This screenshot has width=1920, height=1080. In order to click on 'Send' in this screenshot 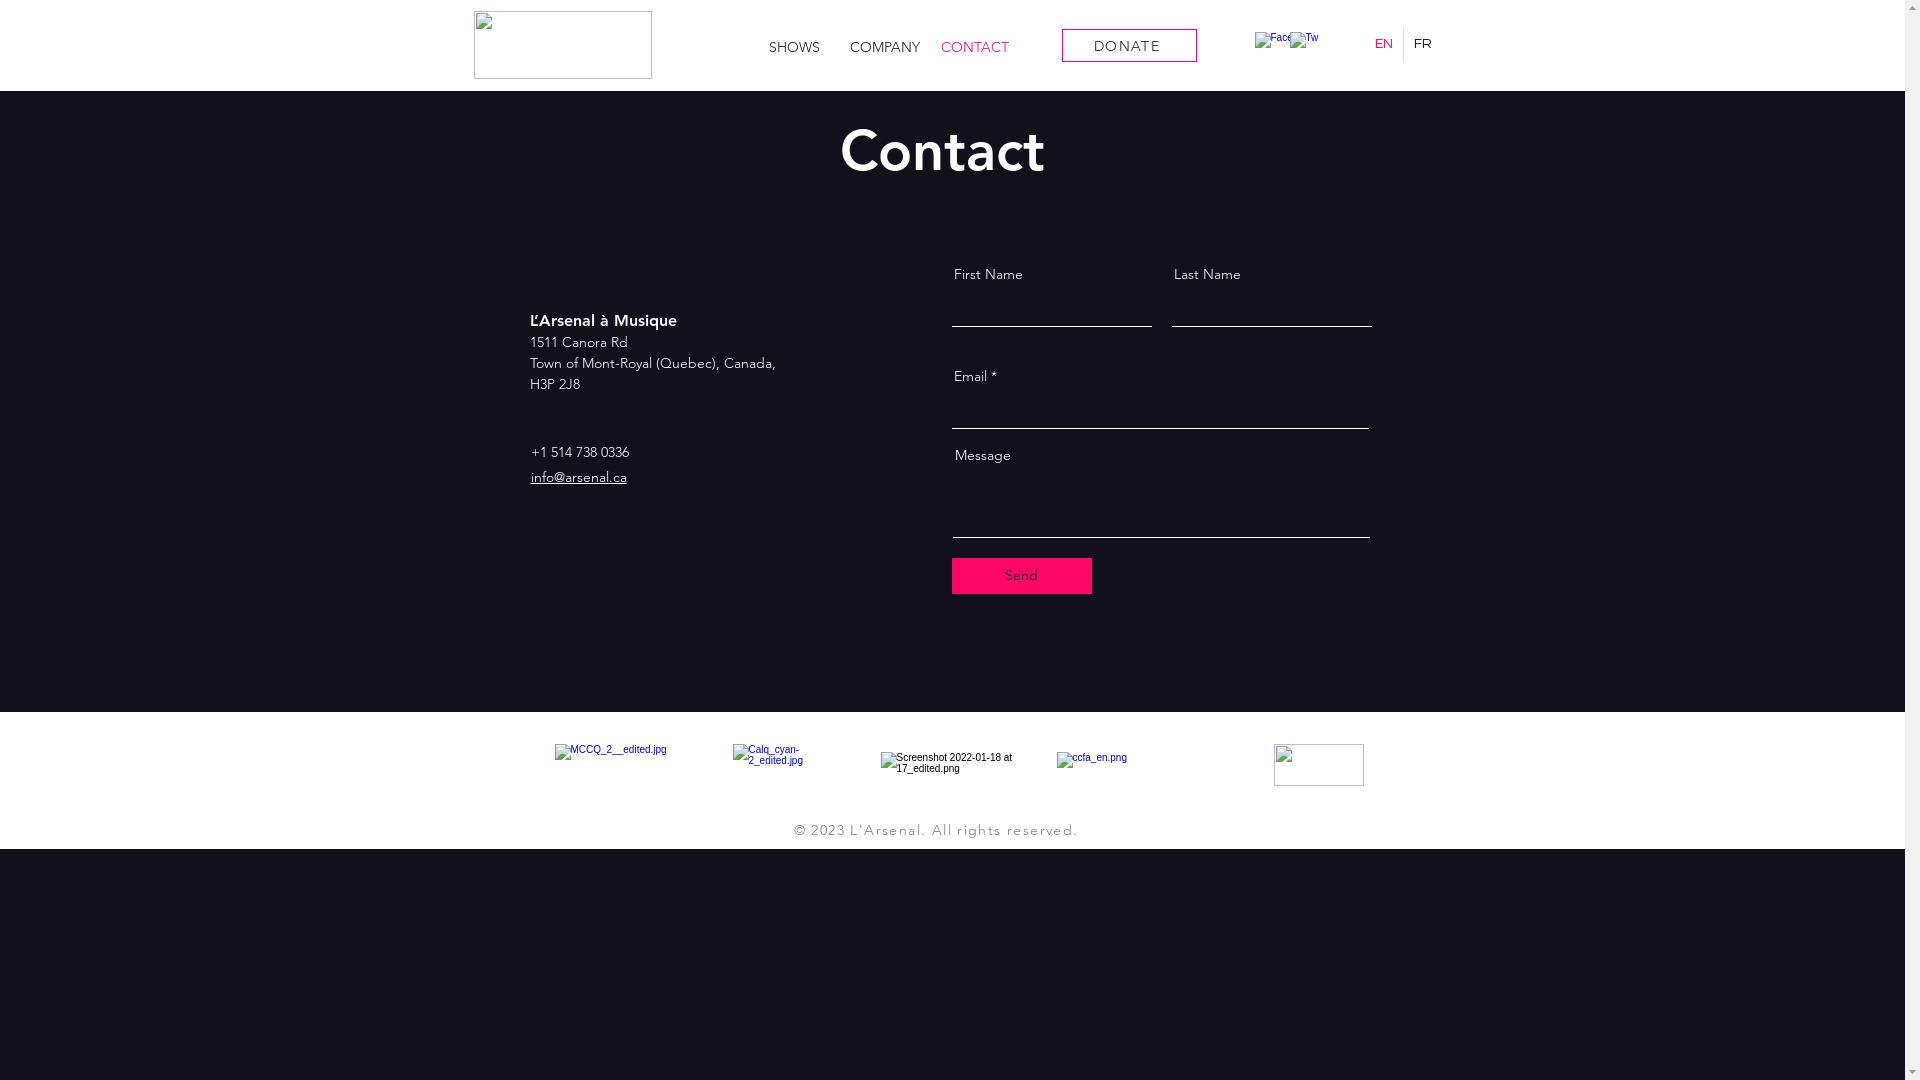, I will do `click(1022, 575)`.